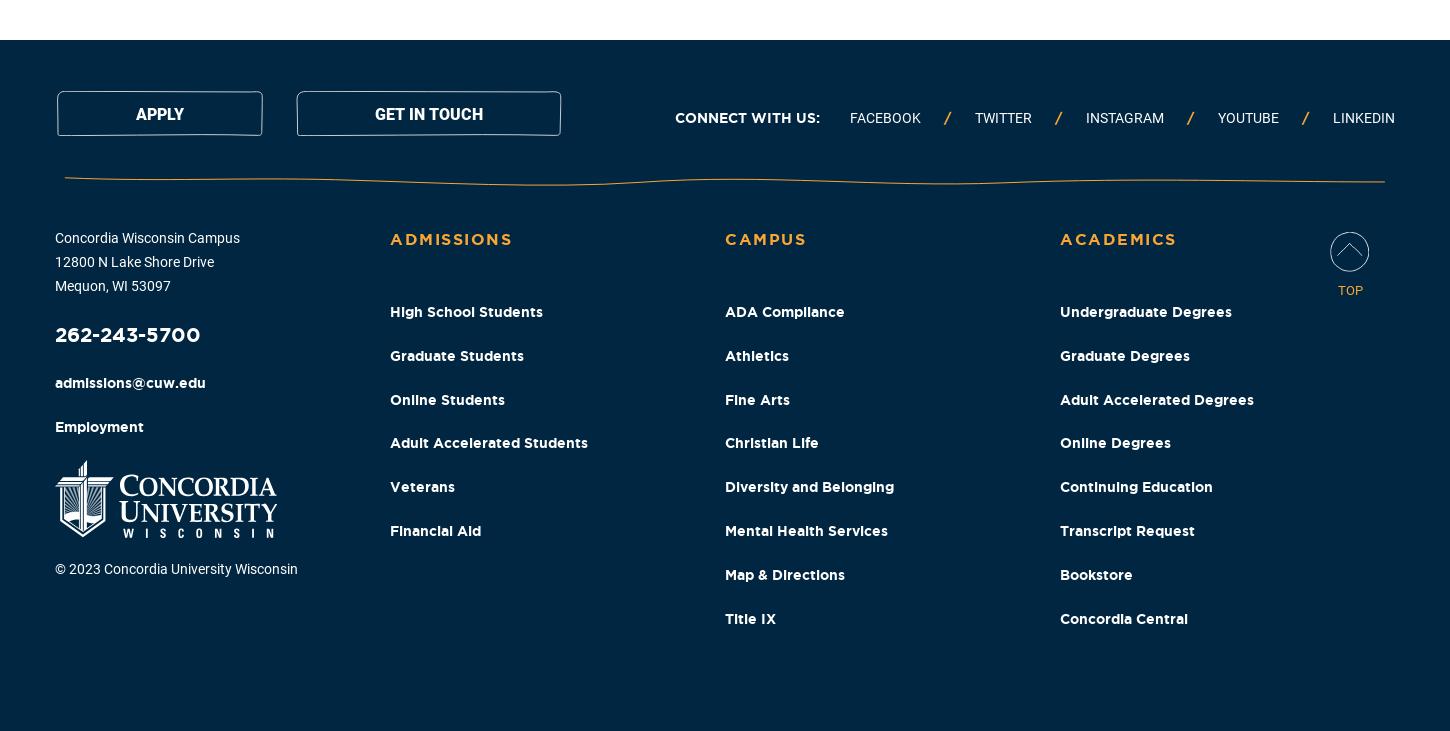  Describe the element at coordinates (725, 572) in the screenshot. I see `'Map & Directions'` at that location.